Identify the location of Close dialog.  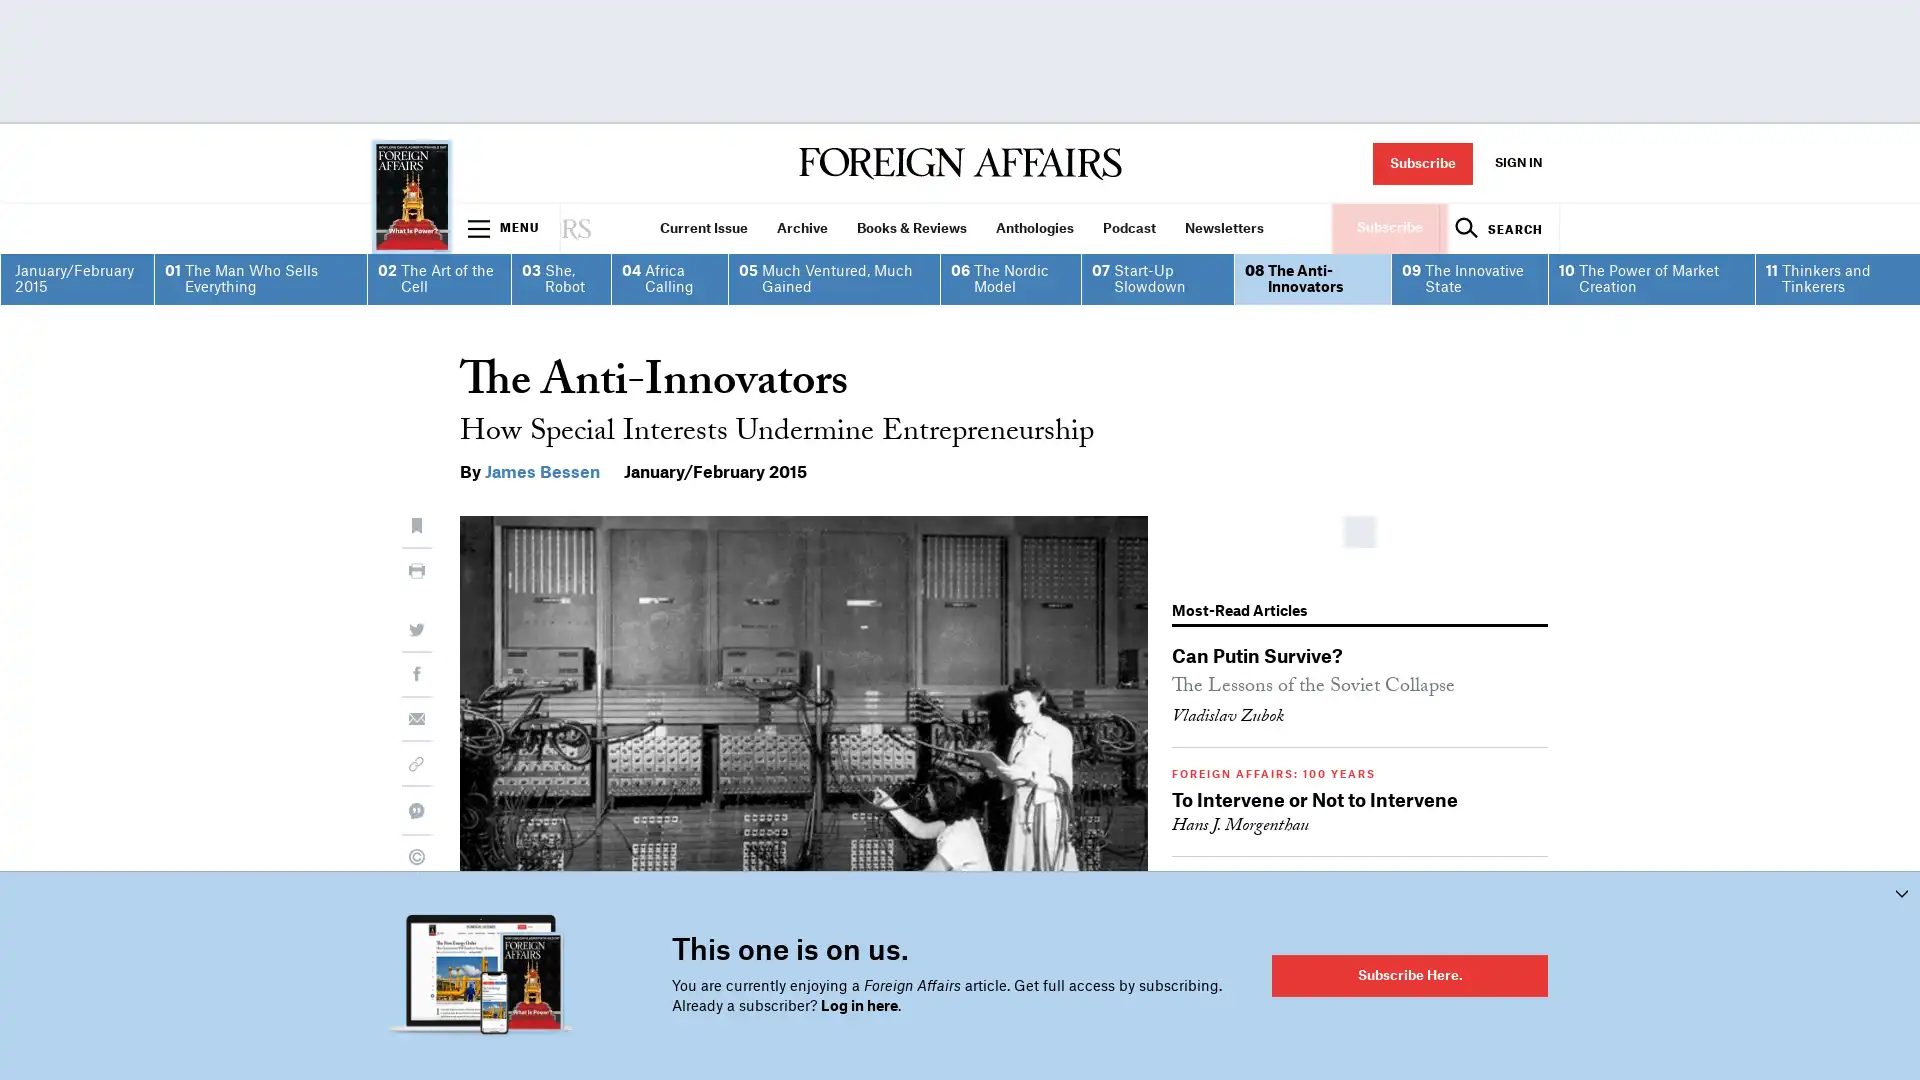
(1292, 267).